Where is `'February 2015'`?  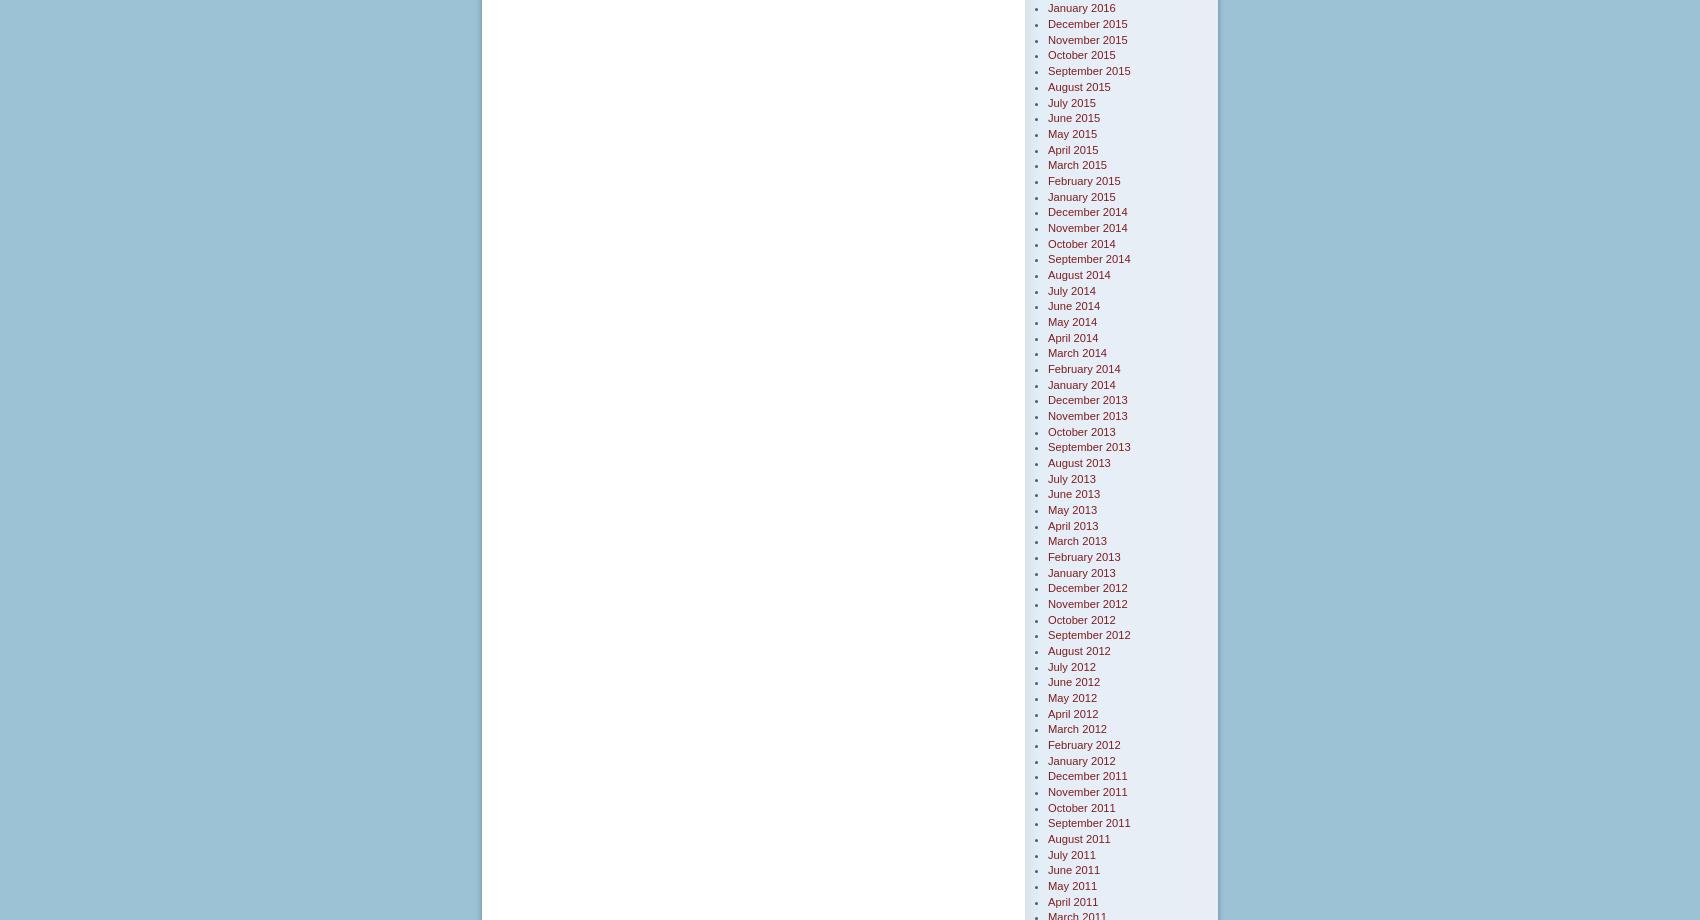
'February 2015' is located at coordinates (1083, 179).